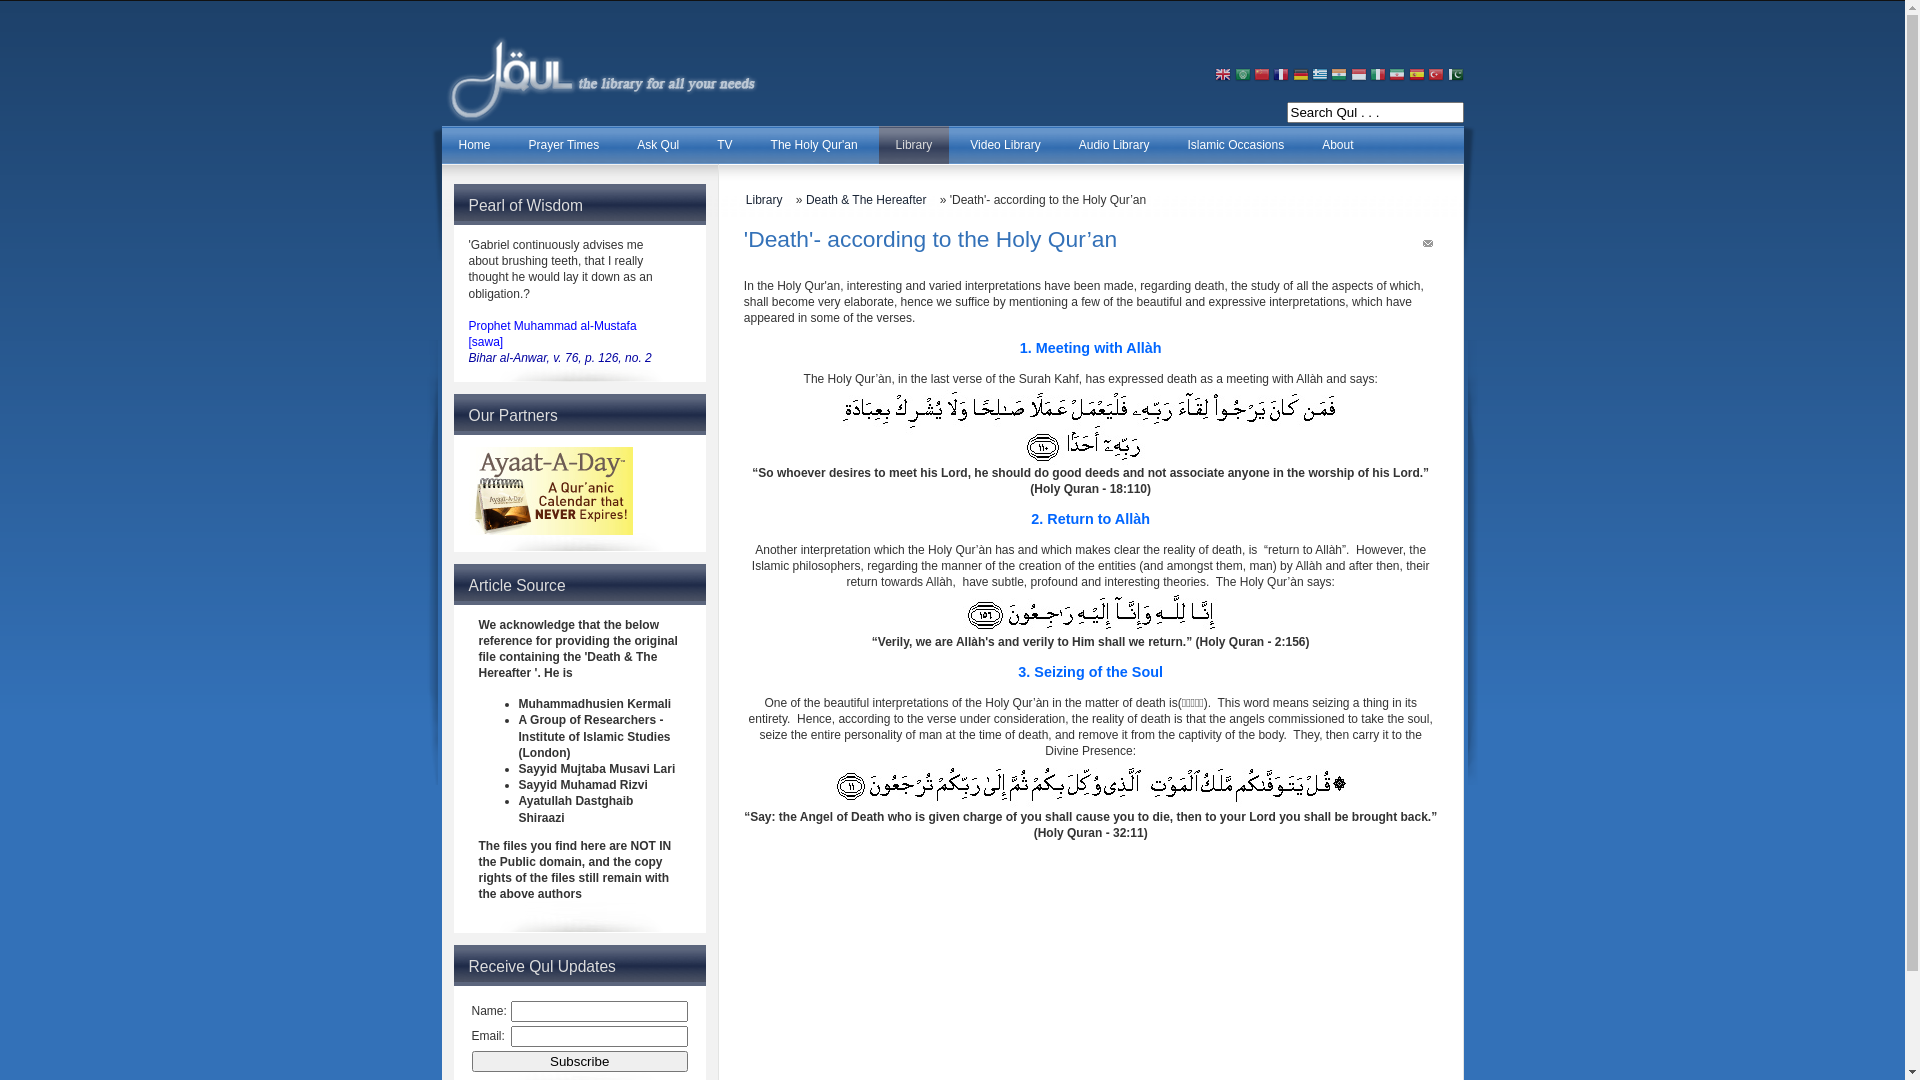  I want to click on 'French', so click(1281, 75).